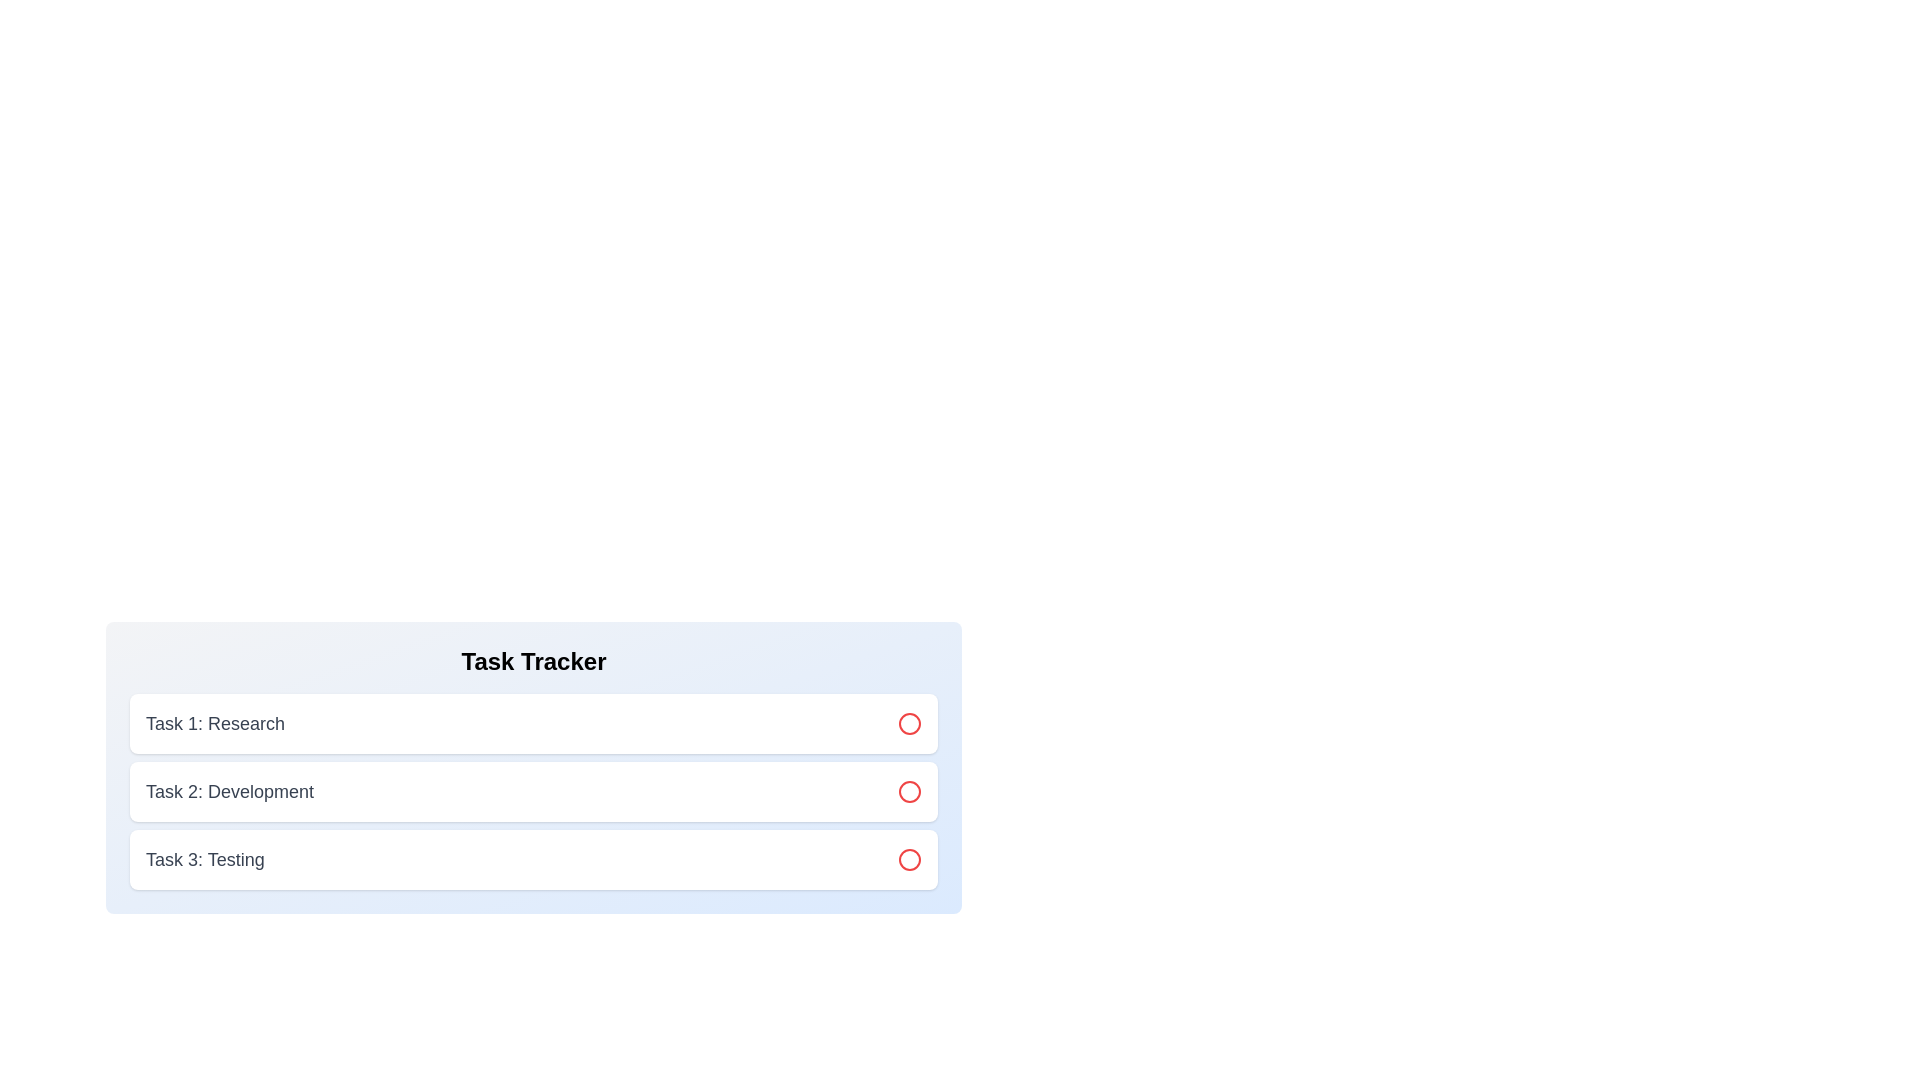 The height and width of the screenshot is (1080, 1920). I want to click on the circle icon for task 2 to toggle its status, so click(909, 790).